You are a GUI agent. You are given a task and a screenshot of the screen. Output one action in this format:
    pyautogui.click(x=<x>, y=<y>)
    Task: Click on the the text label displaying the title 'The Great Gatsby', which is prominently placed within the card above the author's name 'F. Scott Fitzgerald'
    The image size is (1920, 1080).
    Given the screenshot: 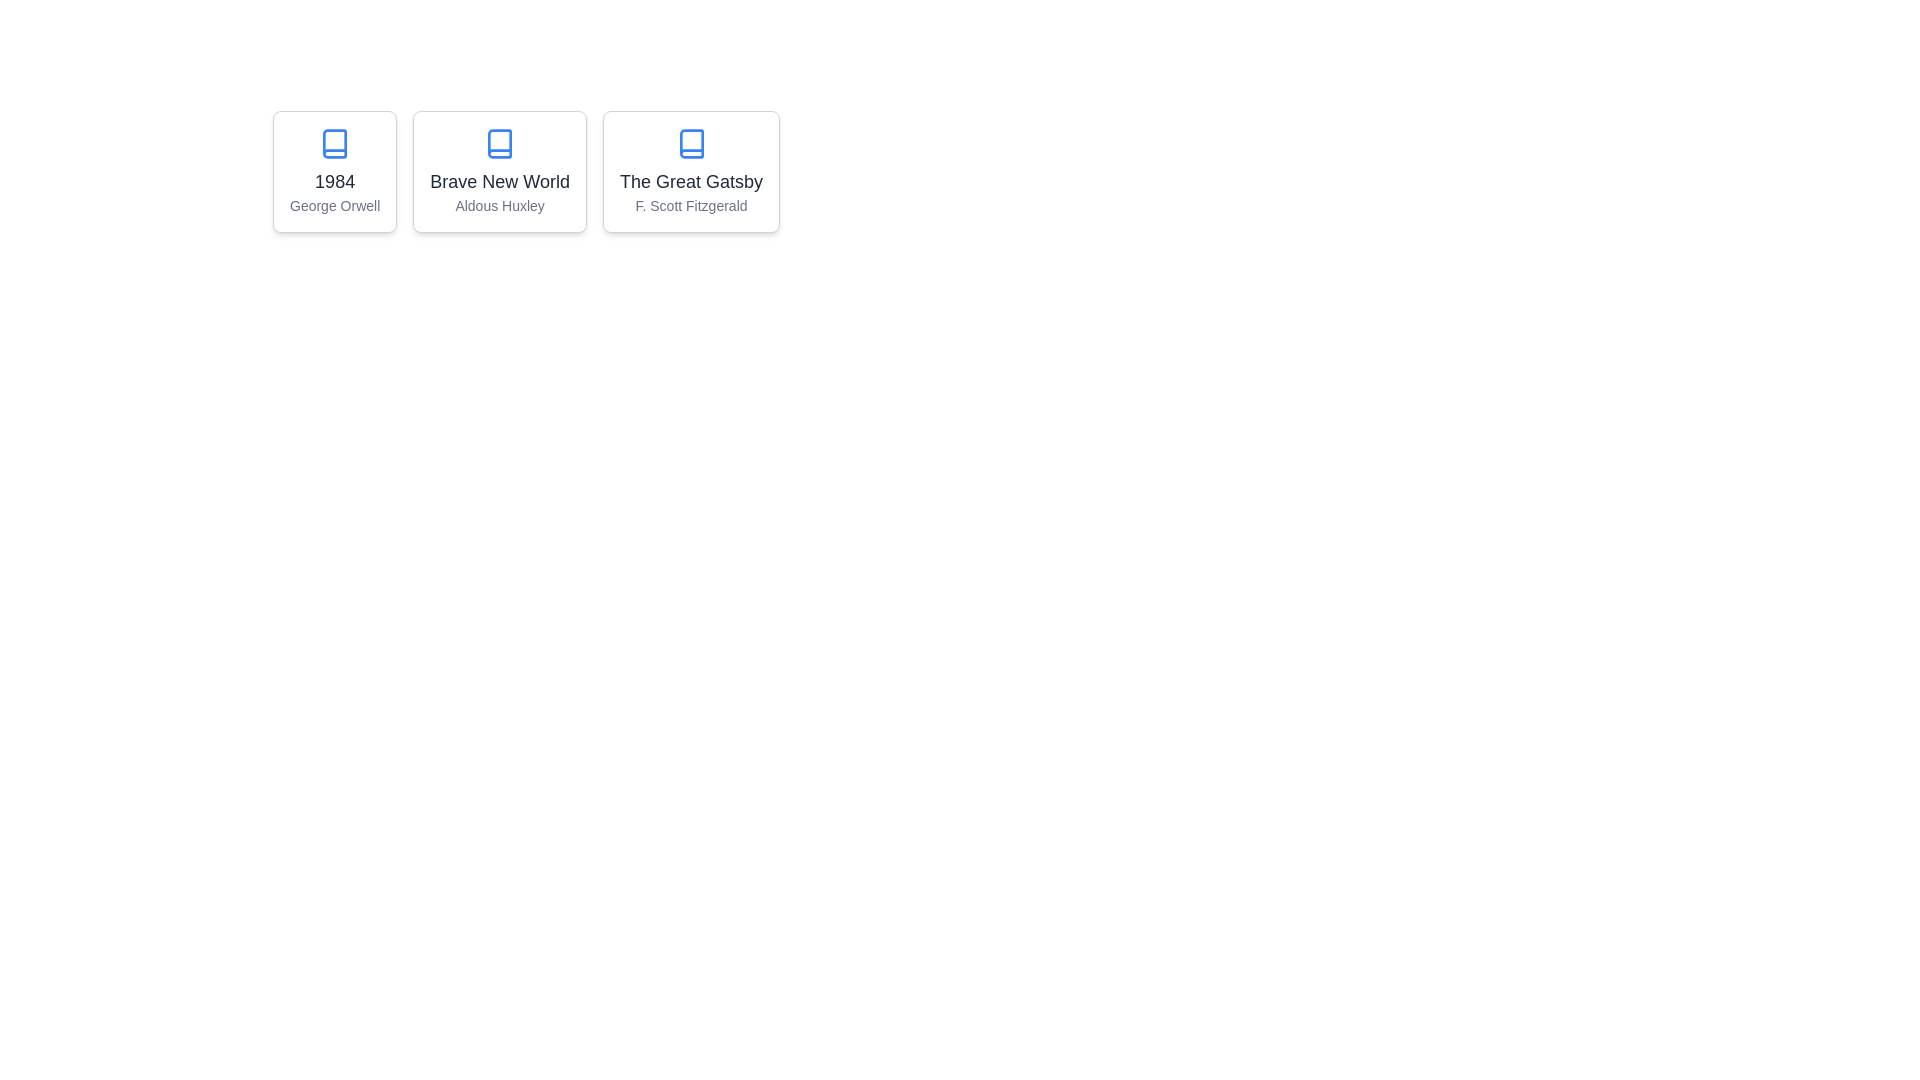 What is the action you would take?
    pyautogui.click(x=691, y=181)
    